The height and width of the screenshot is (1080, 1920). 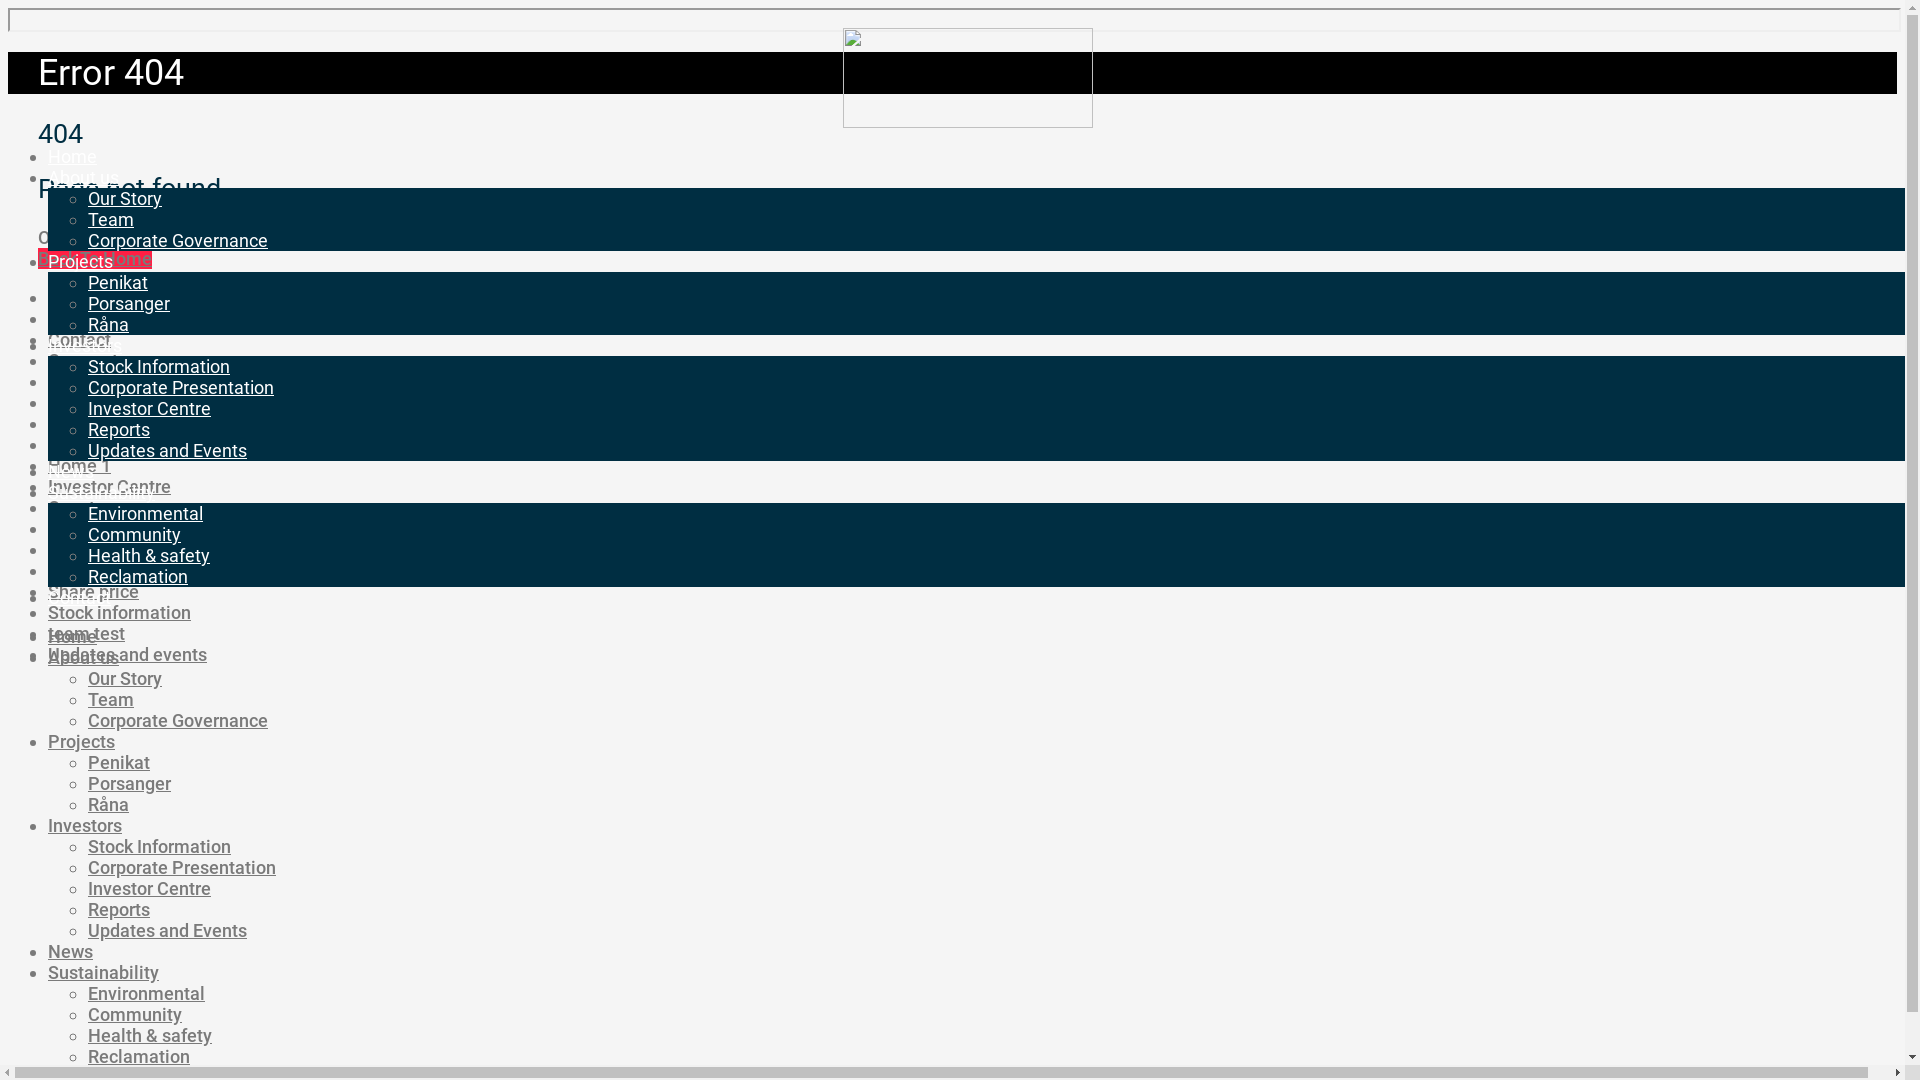 I want to click on 'About us', so click(x=82, y=176).